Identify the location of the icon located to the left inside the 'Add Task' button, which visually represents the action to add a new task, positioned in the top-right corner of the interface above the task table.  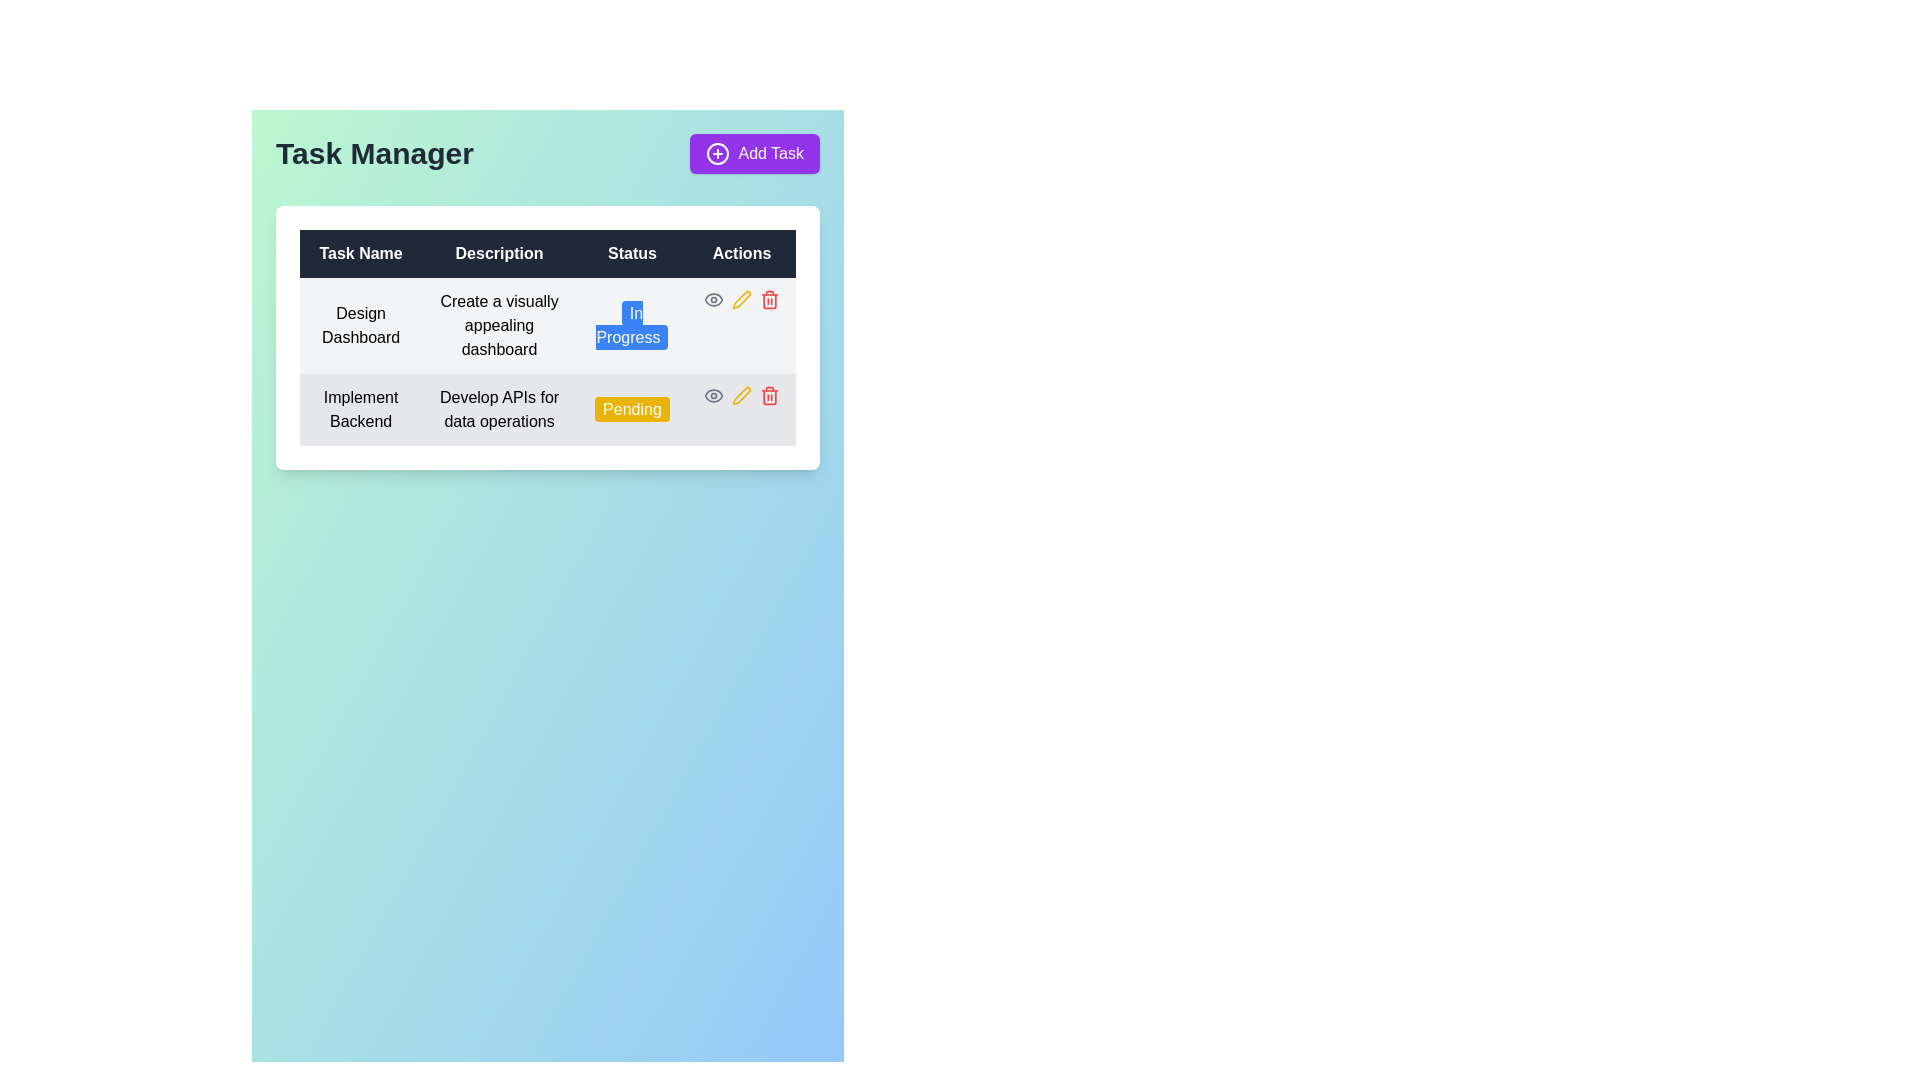
(718, 153).